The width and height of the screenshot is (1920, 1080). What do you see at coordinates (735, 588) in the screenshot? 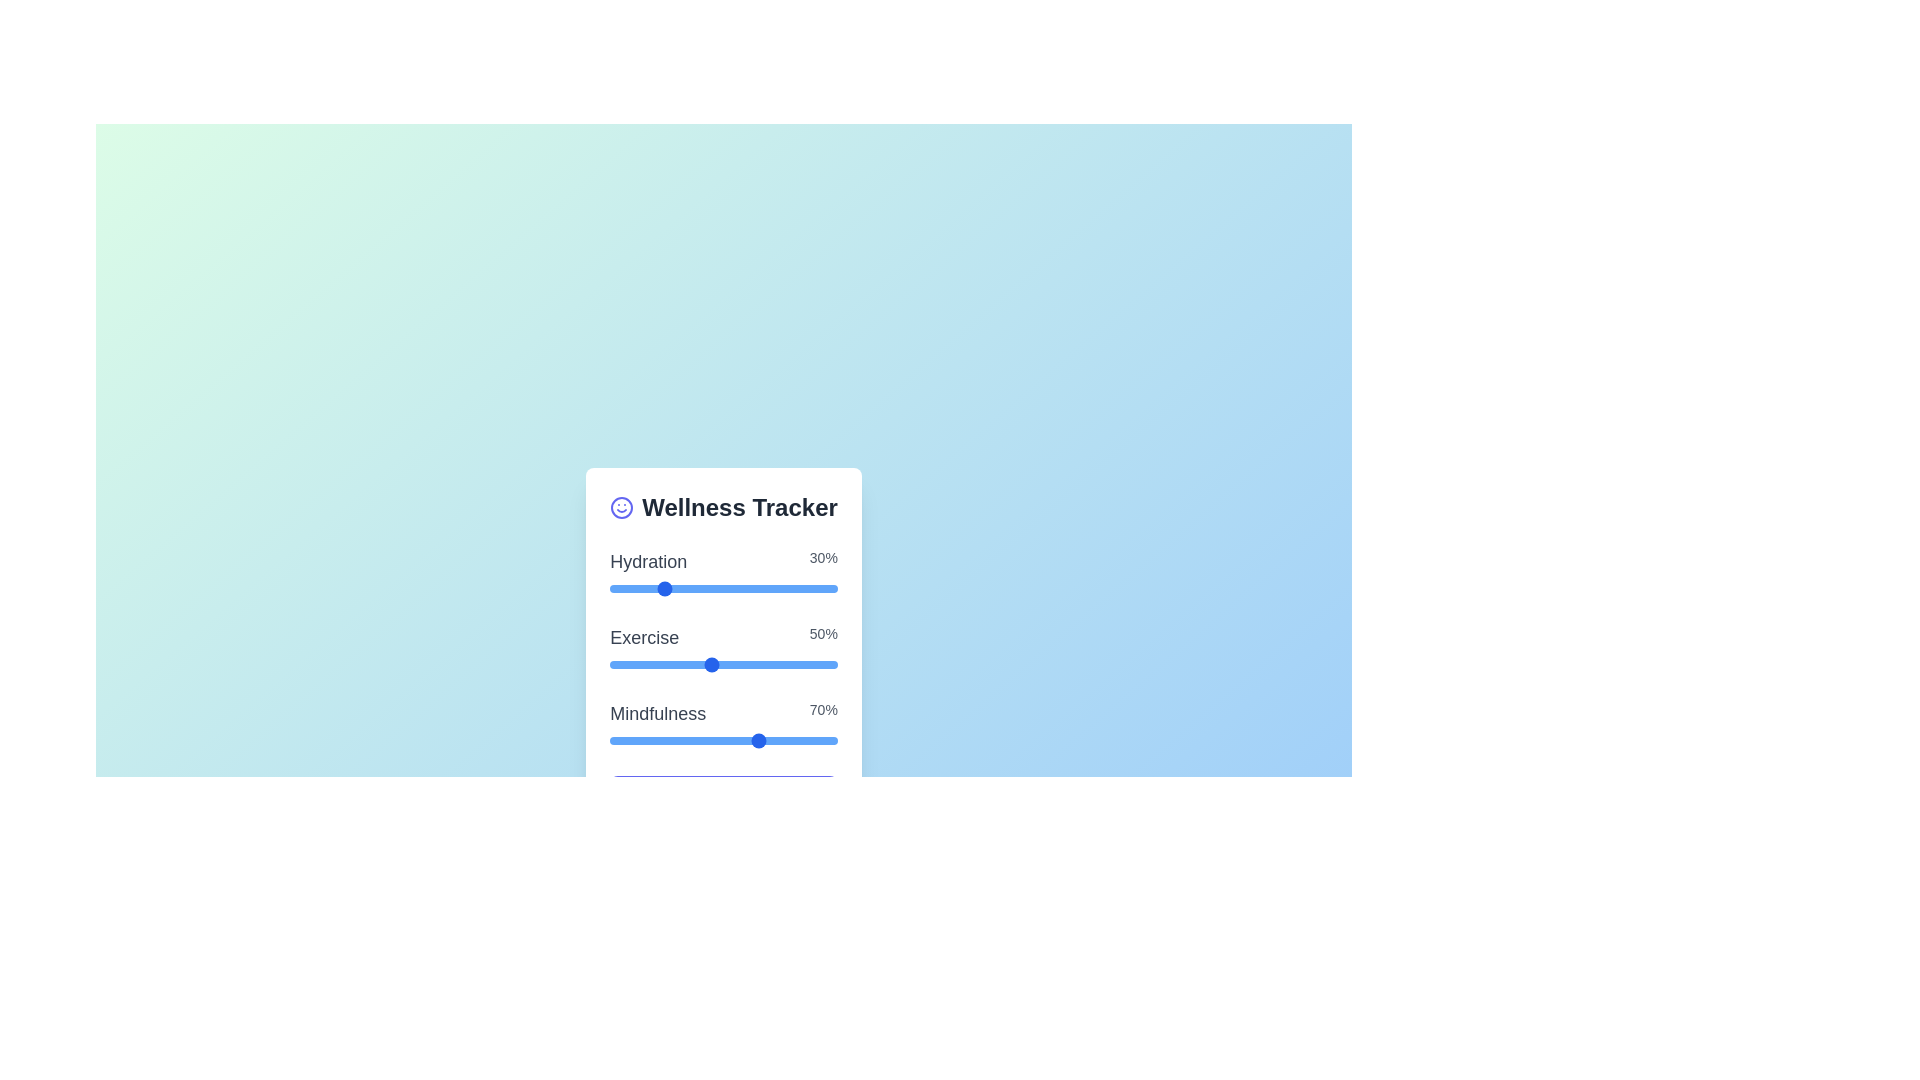
I see `the 'Hydration' slider to set its value to 6` at bounding box center [735, 588].